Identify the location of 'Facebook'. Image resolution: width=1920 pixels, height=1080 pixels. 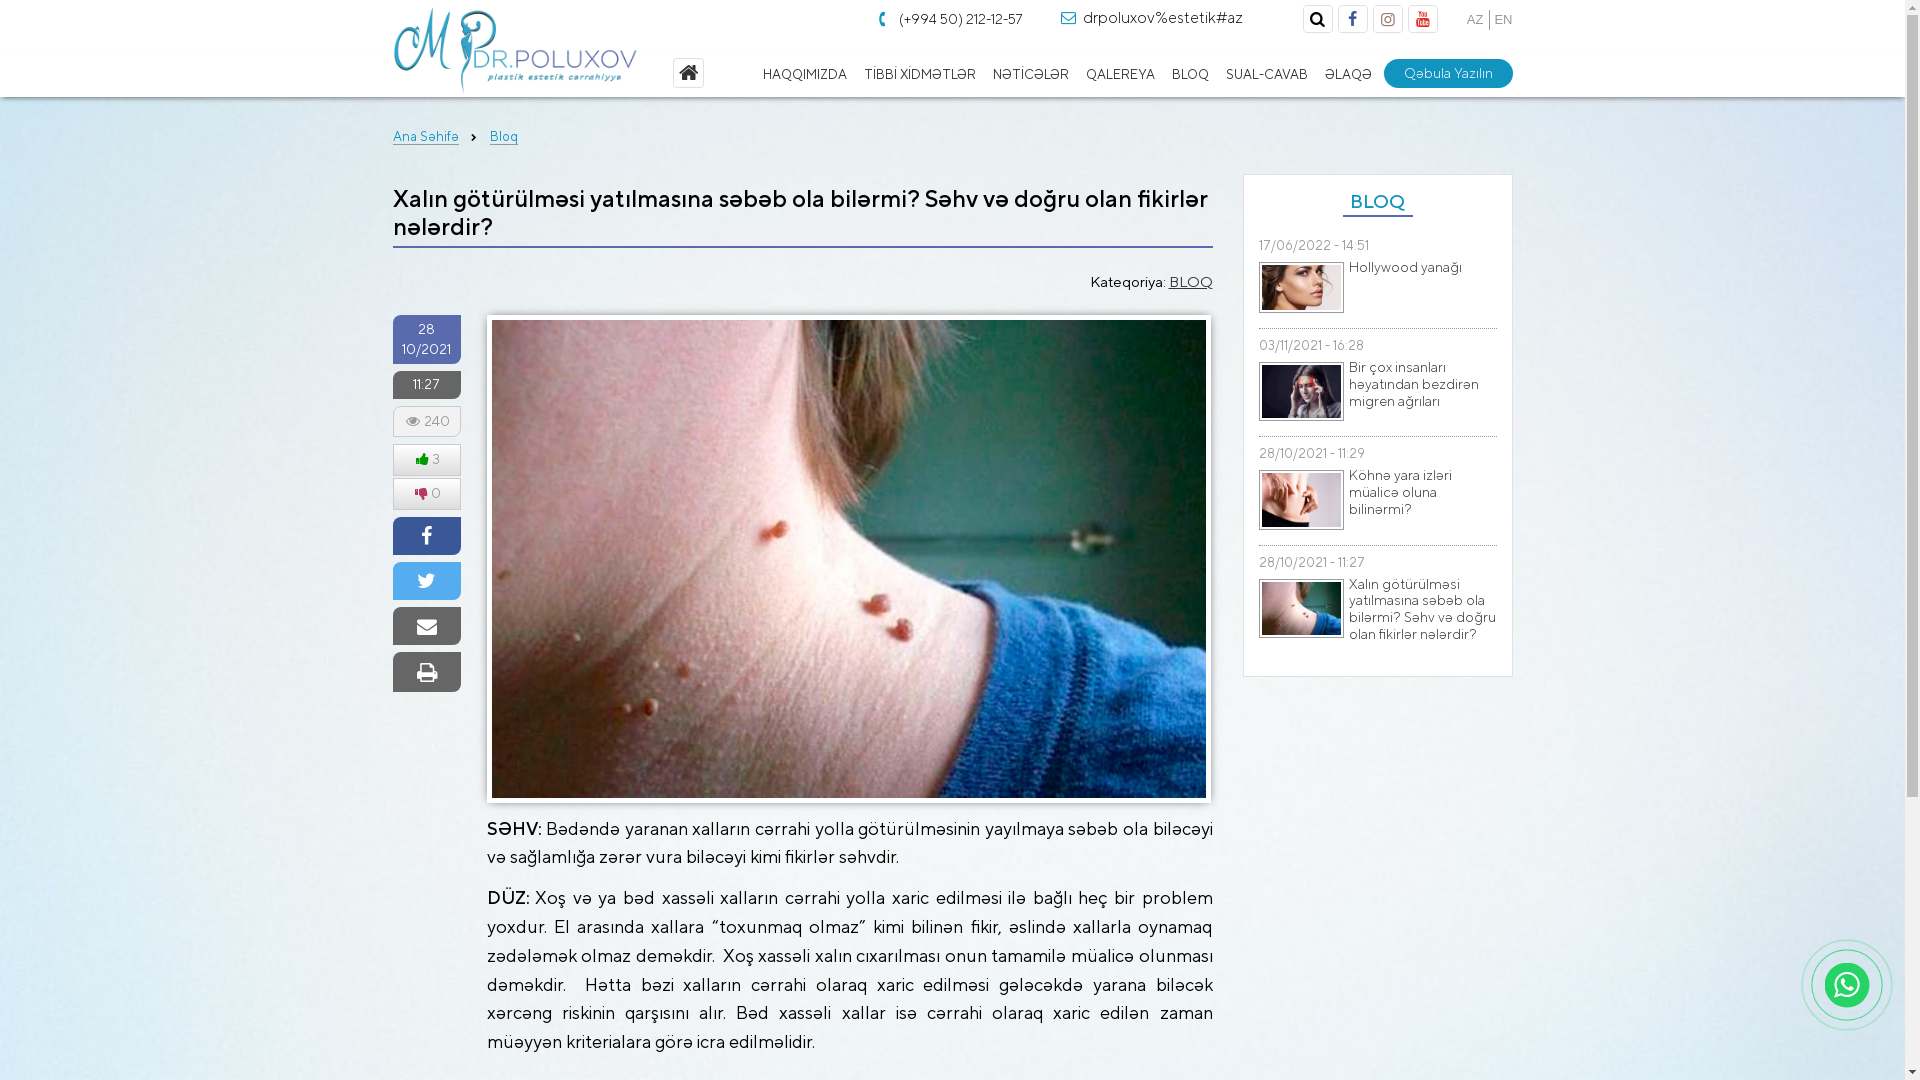
(1352, 19).